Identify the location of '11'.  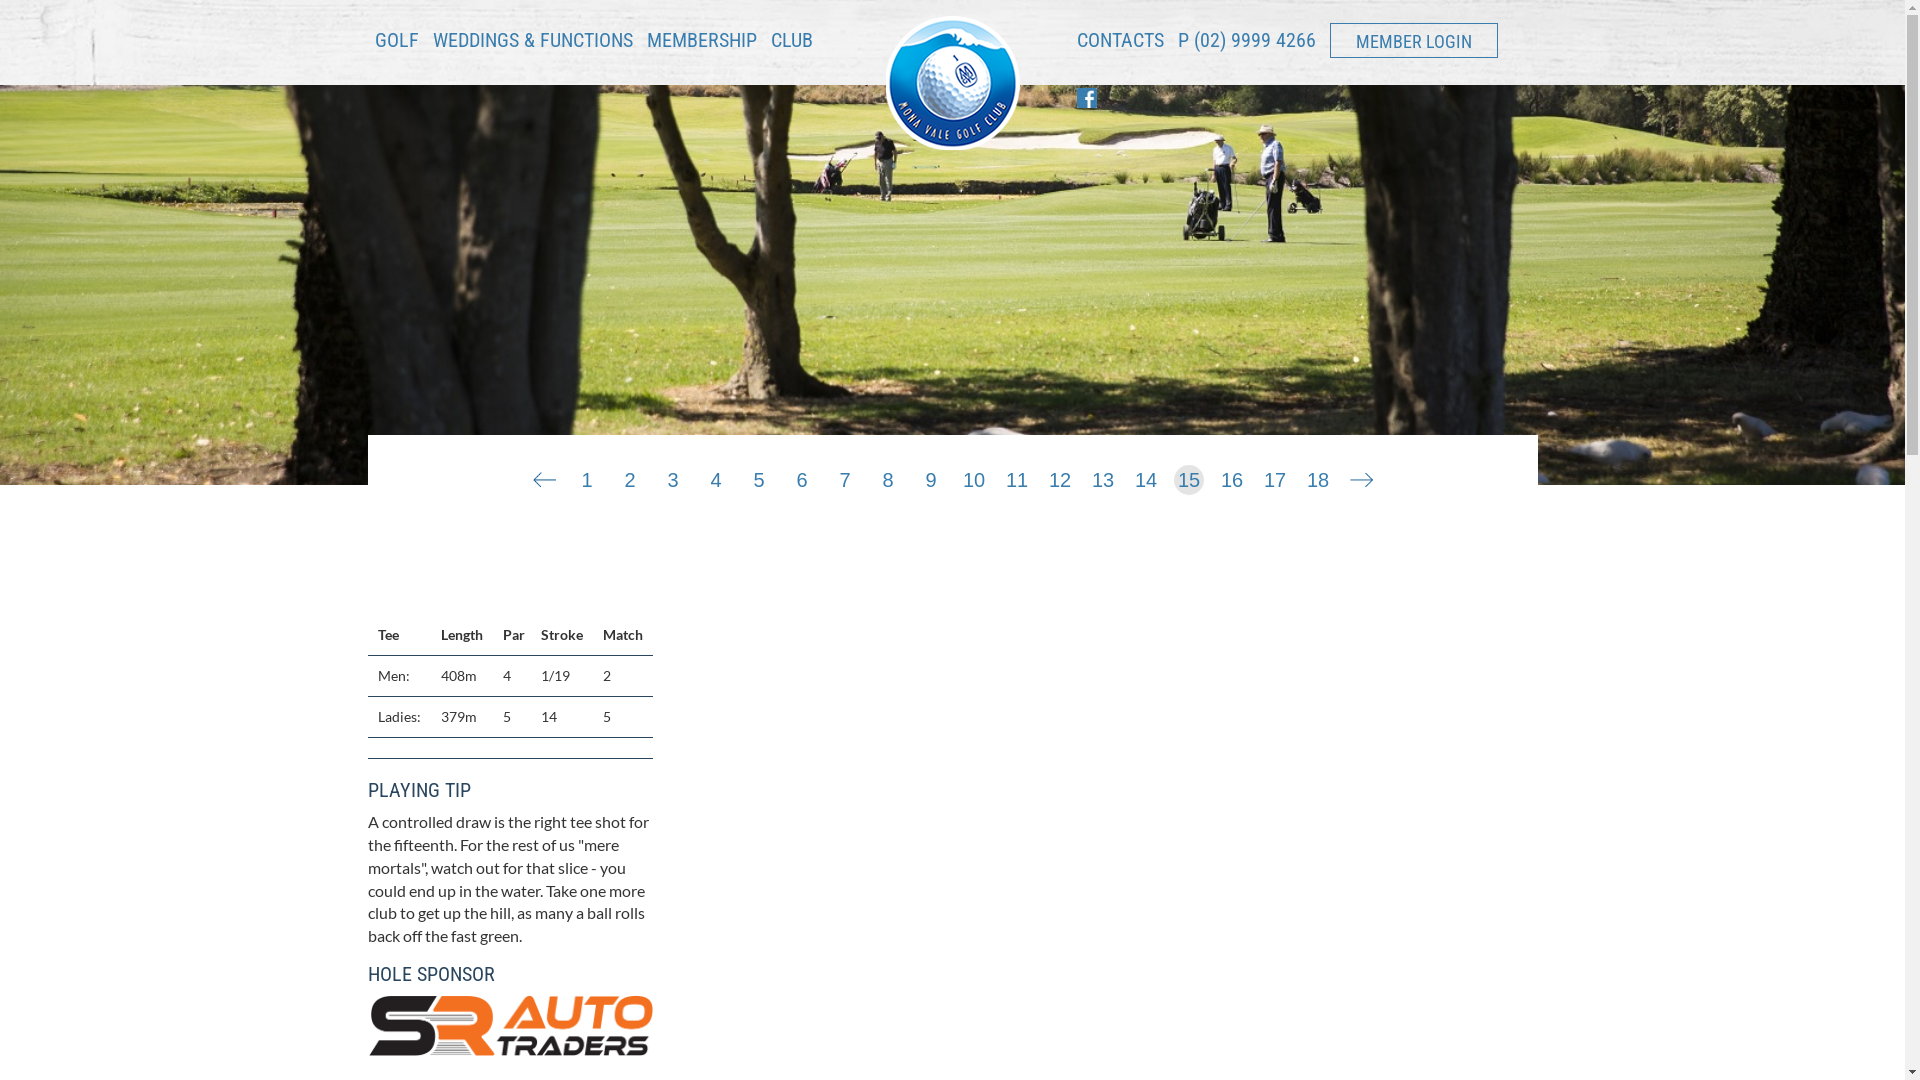
(1017, 475).